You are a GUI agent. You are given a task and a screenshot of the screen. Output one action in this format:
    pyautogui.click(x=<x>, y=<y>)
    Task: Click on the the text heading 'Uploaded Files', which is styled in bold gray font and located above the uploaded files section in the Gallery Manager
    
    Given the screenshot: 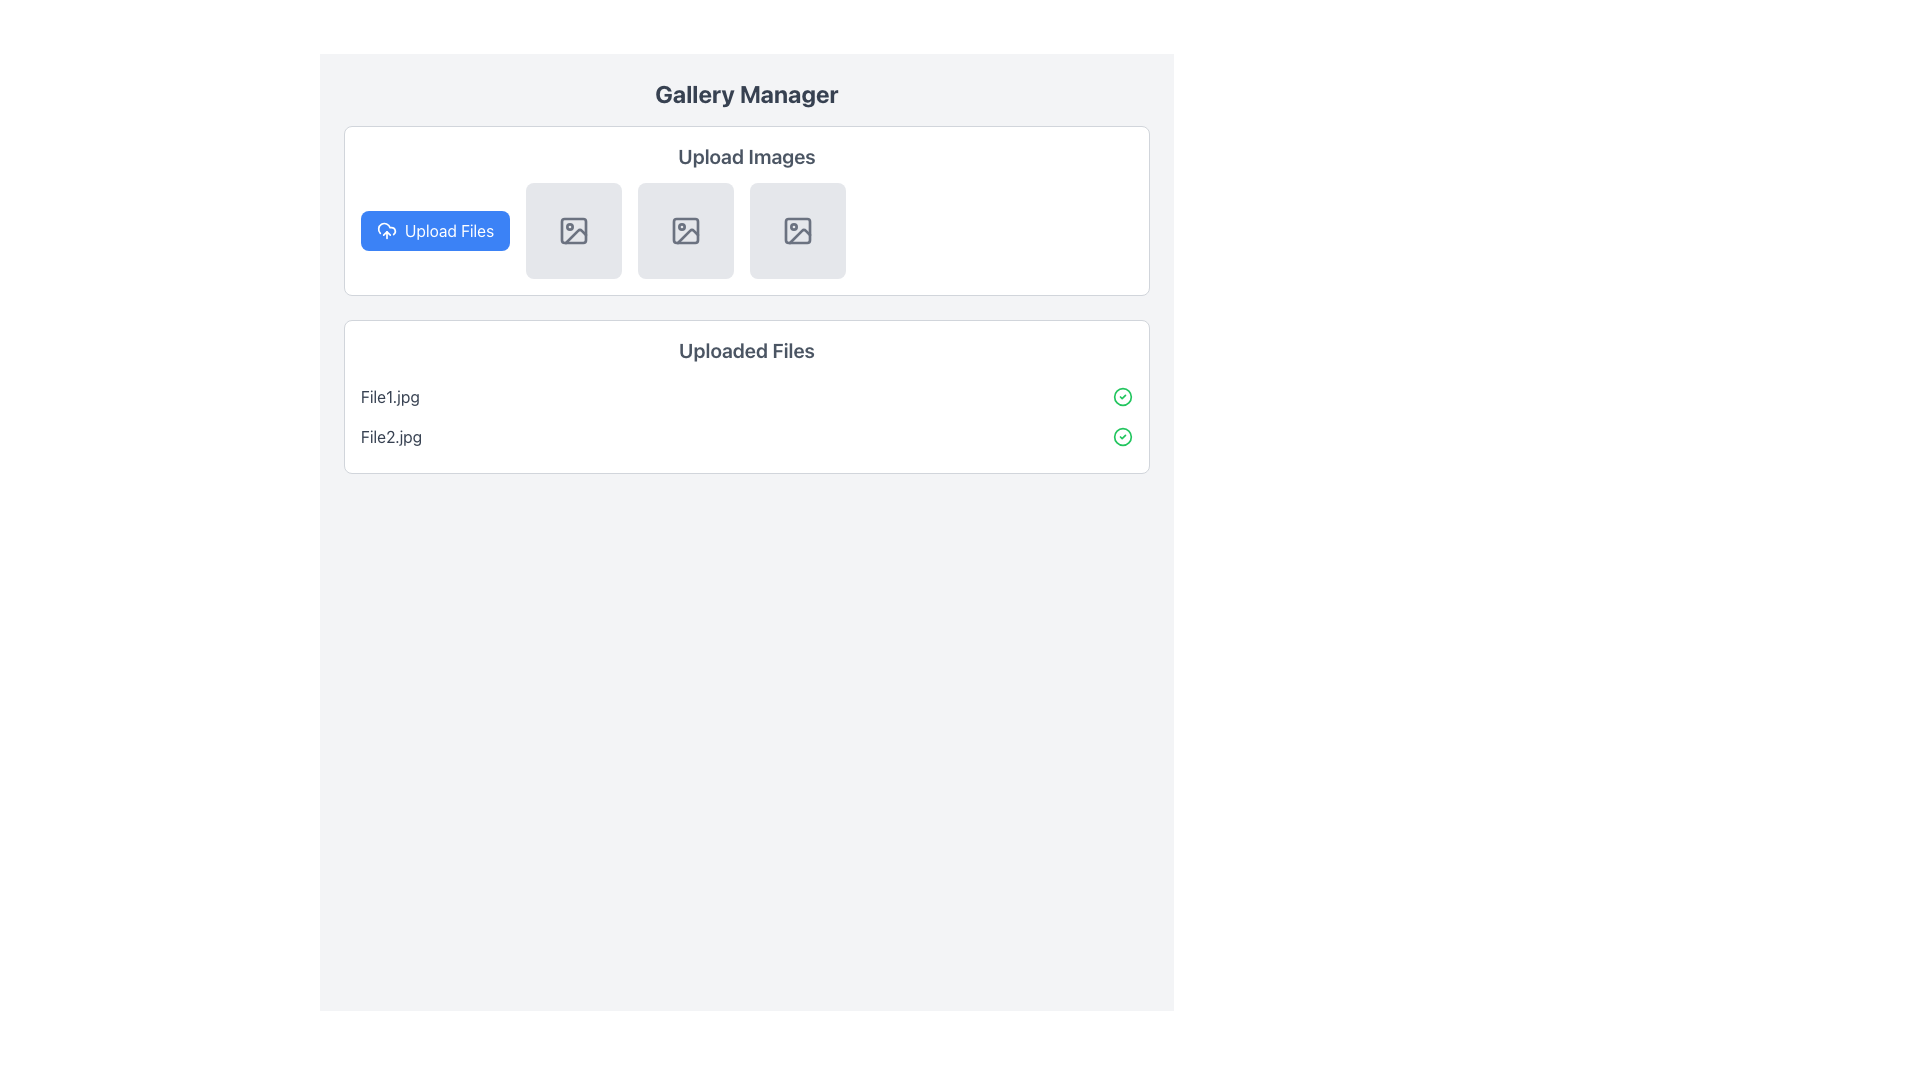 What is the action you would take?
    pyautogui.click(x=746, y=350)
    